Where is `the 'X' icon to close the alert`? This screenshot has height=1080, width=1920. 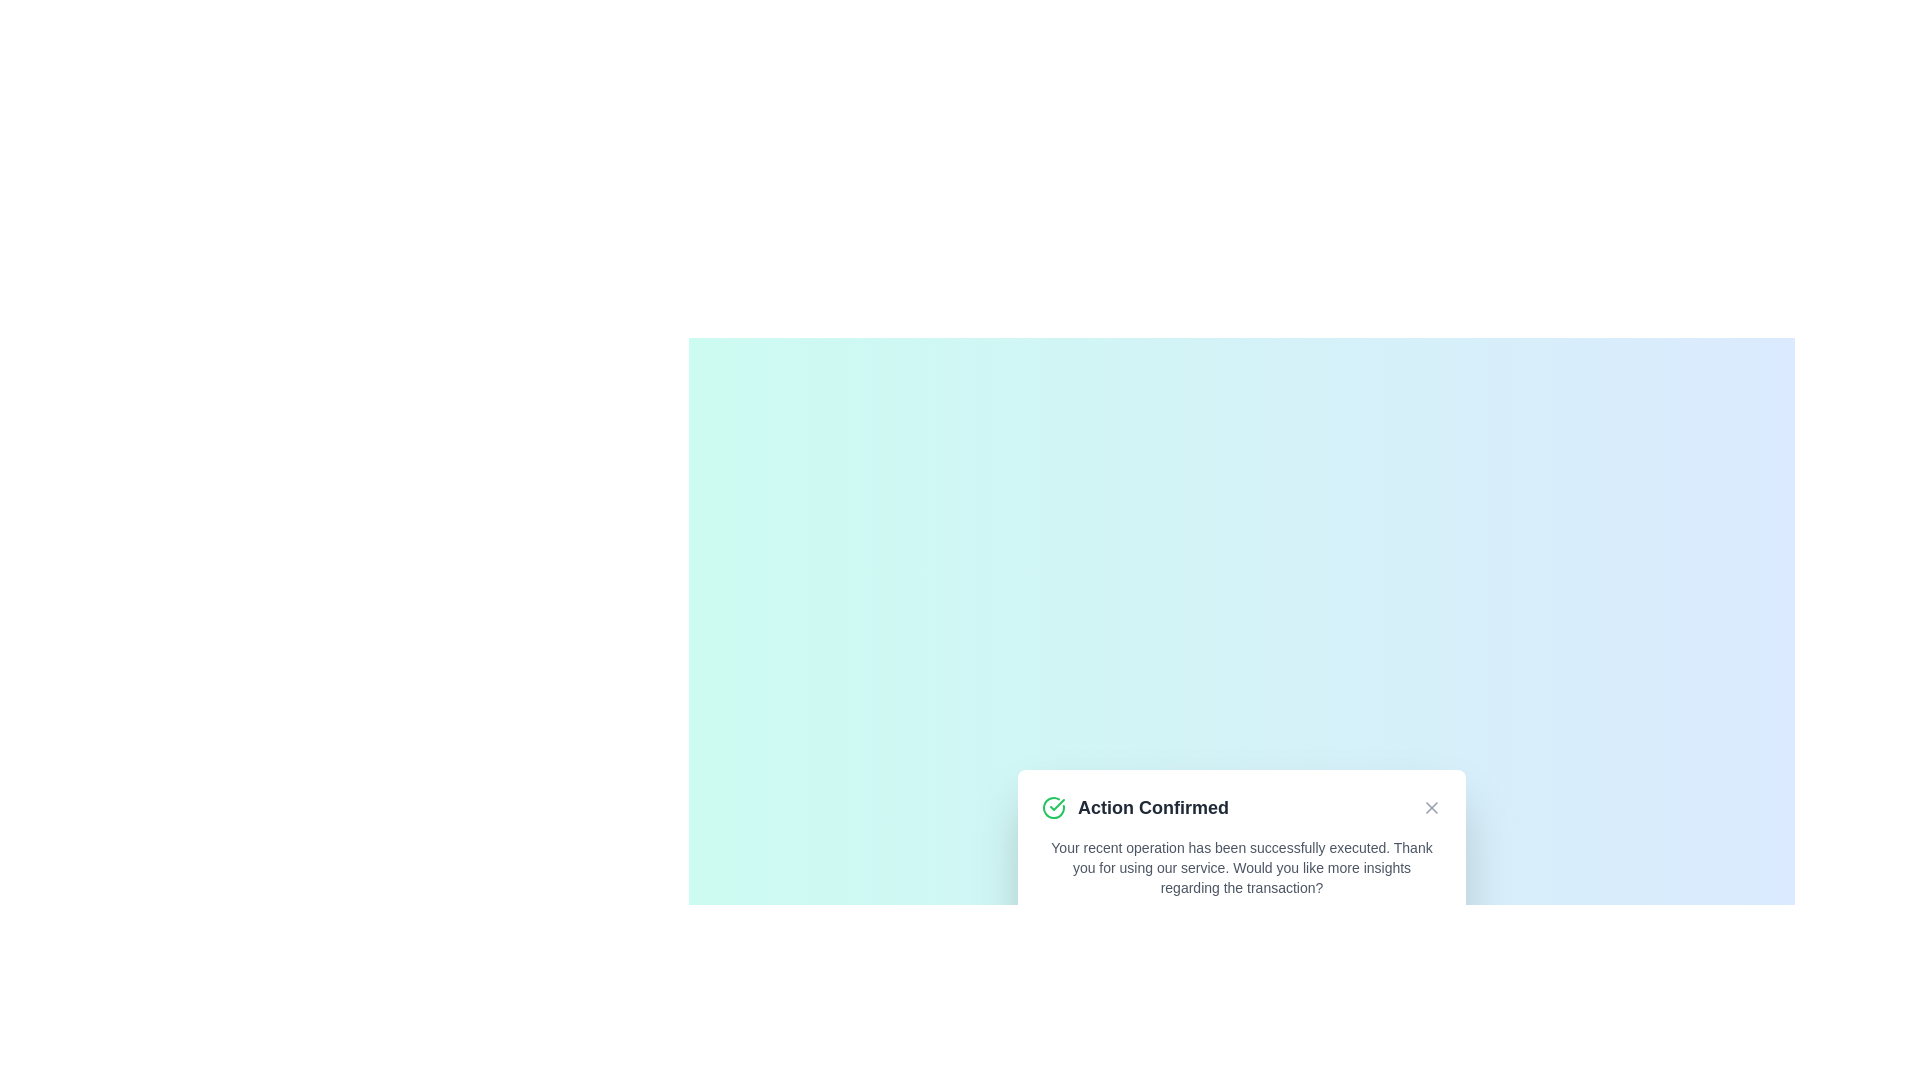
the 'X' icon to close the alert is located at coordinates (1430, 806).